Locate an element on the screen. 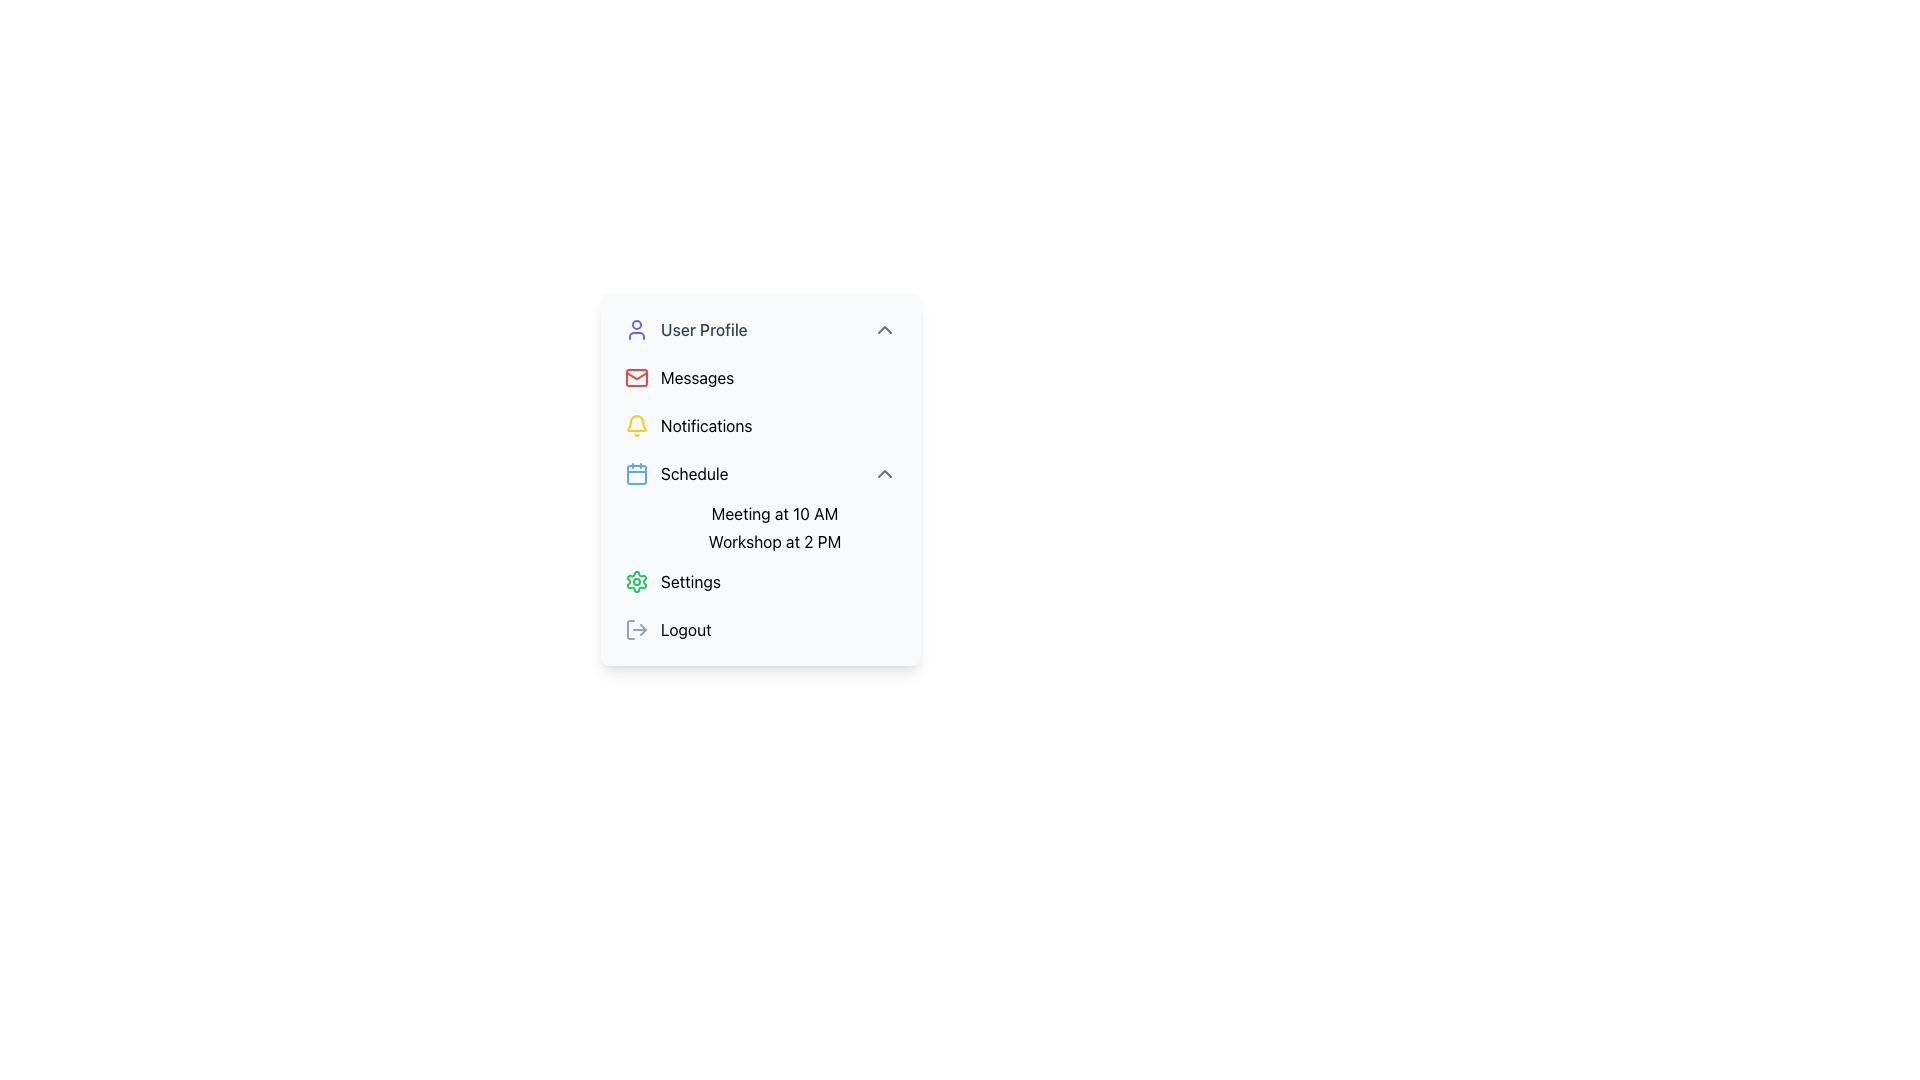  the text block containing 'Meeting at 10 AM' and 'Workshop at 2 PM' in the vertical navigation menu, which is located below the 'Schedule' menu item and above the 'Settings' menu item is located at coordinates (760, 527).